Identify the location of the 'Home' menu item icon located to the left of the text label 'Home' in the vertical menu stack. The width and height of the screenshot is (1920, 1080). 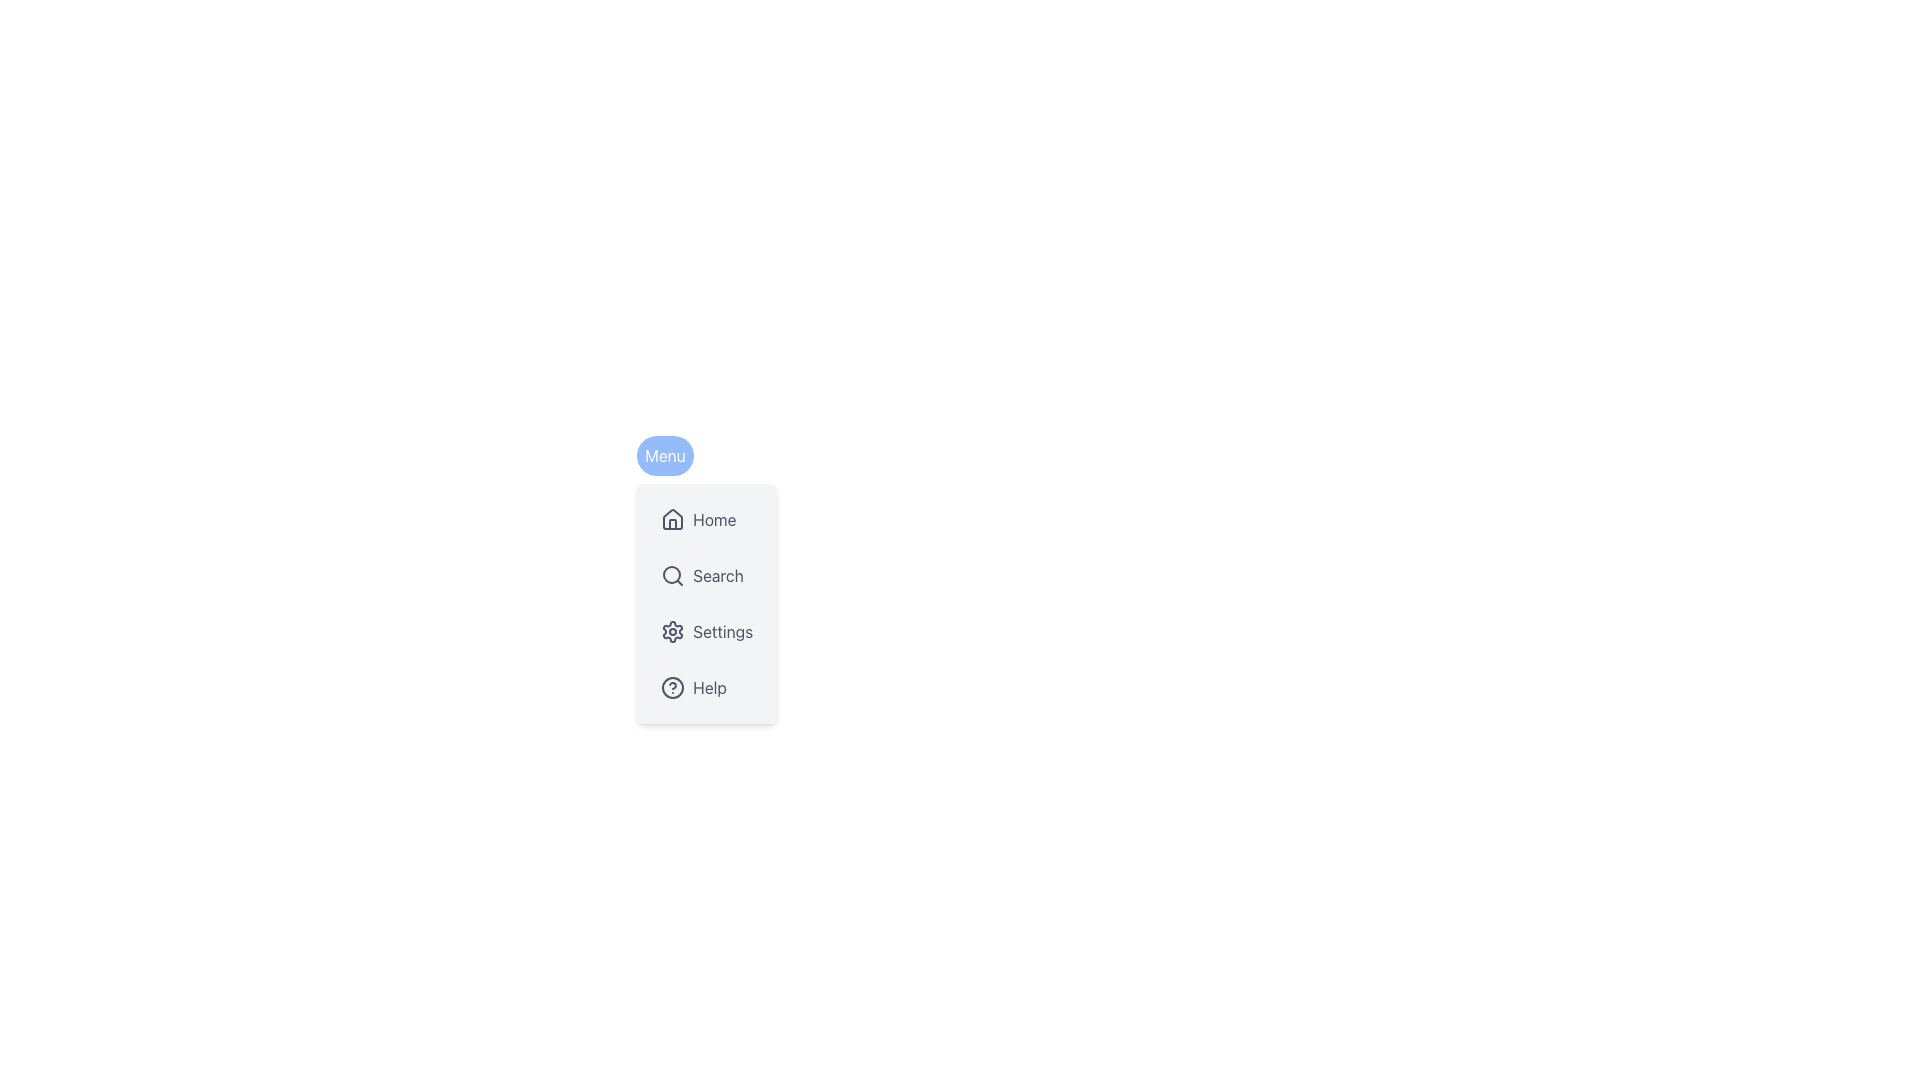
(673, 518).